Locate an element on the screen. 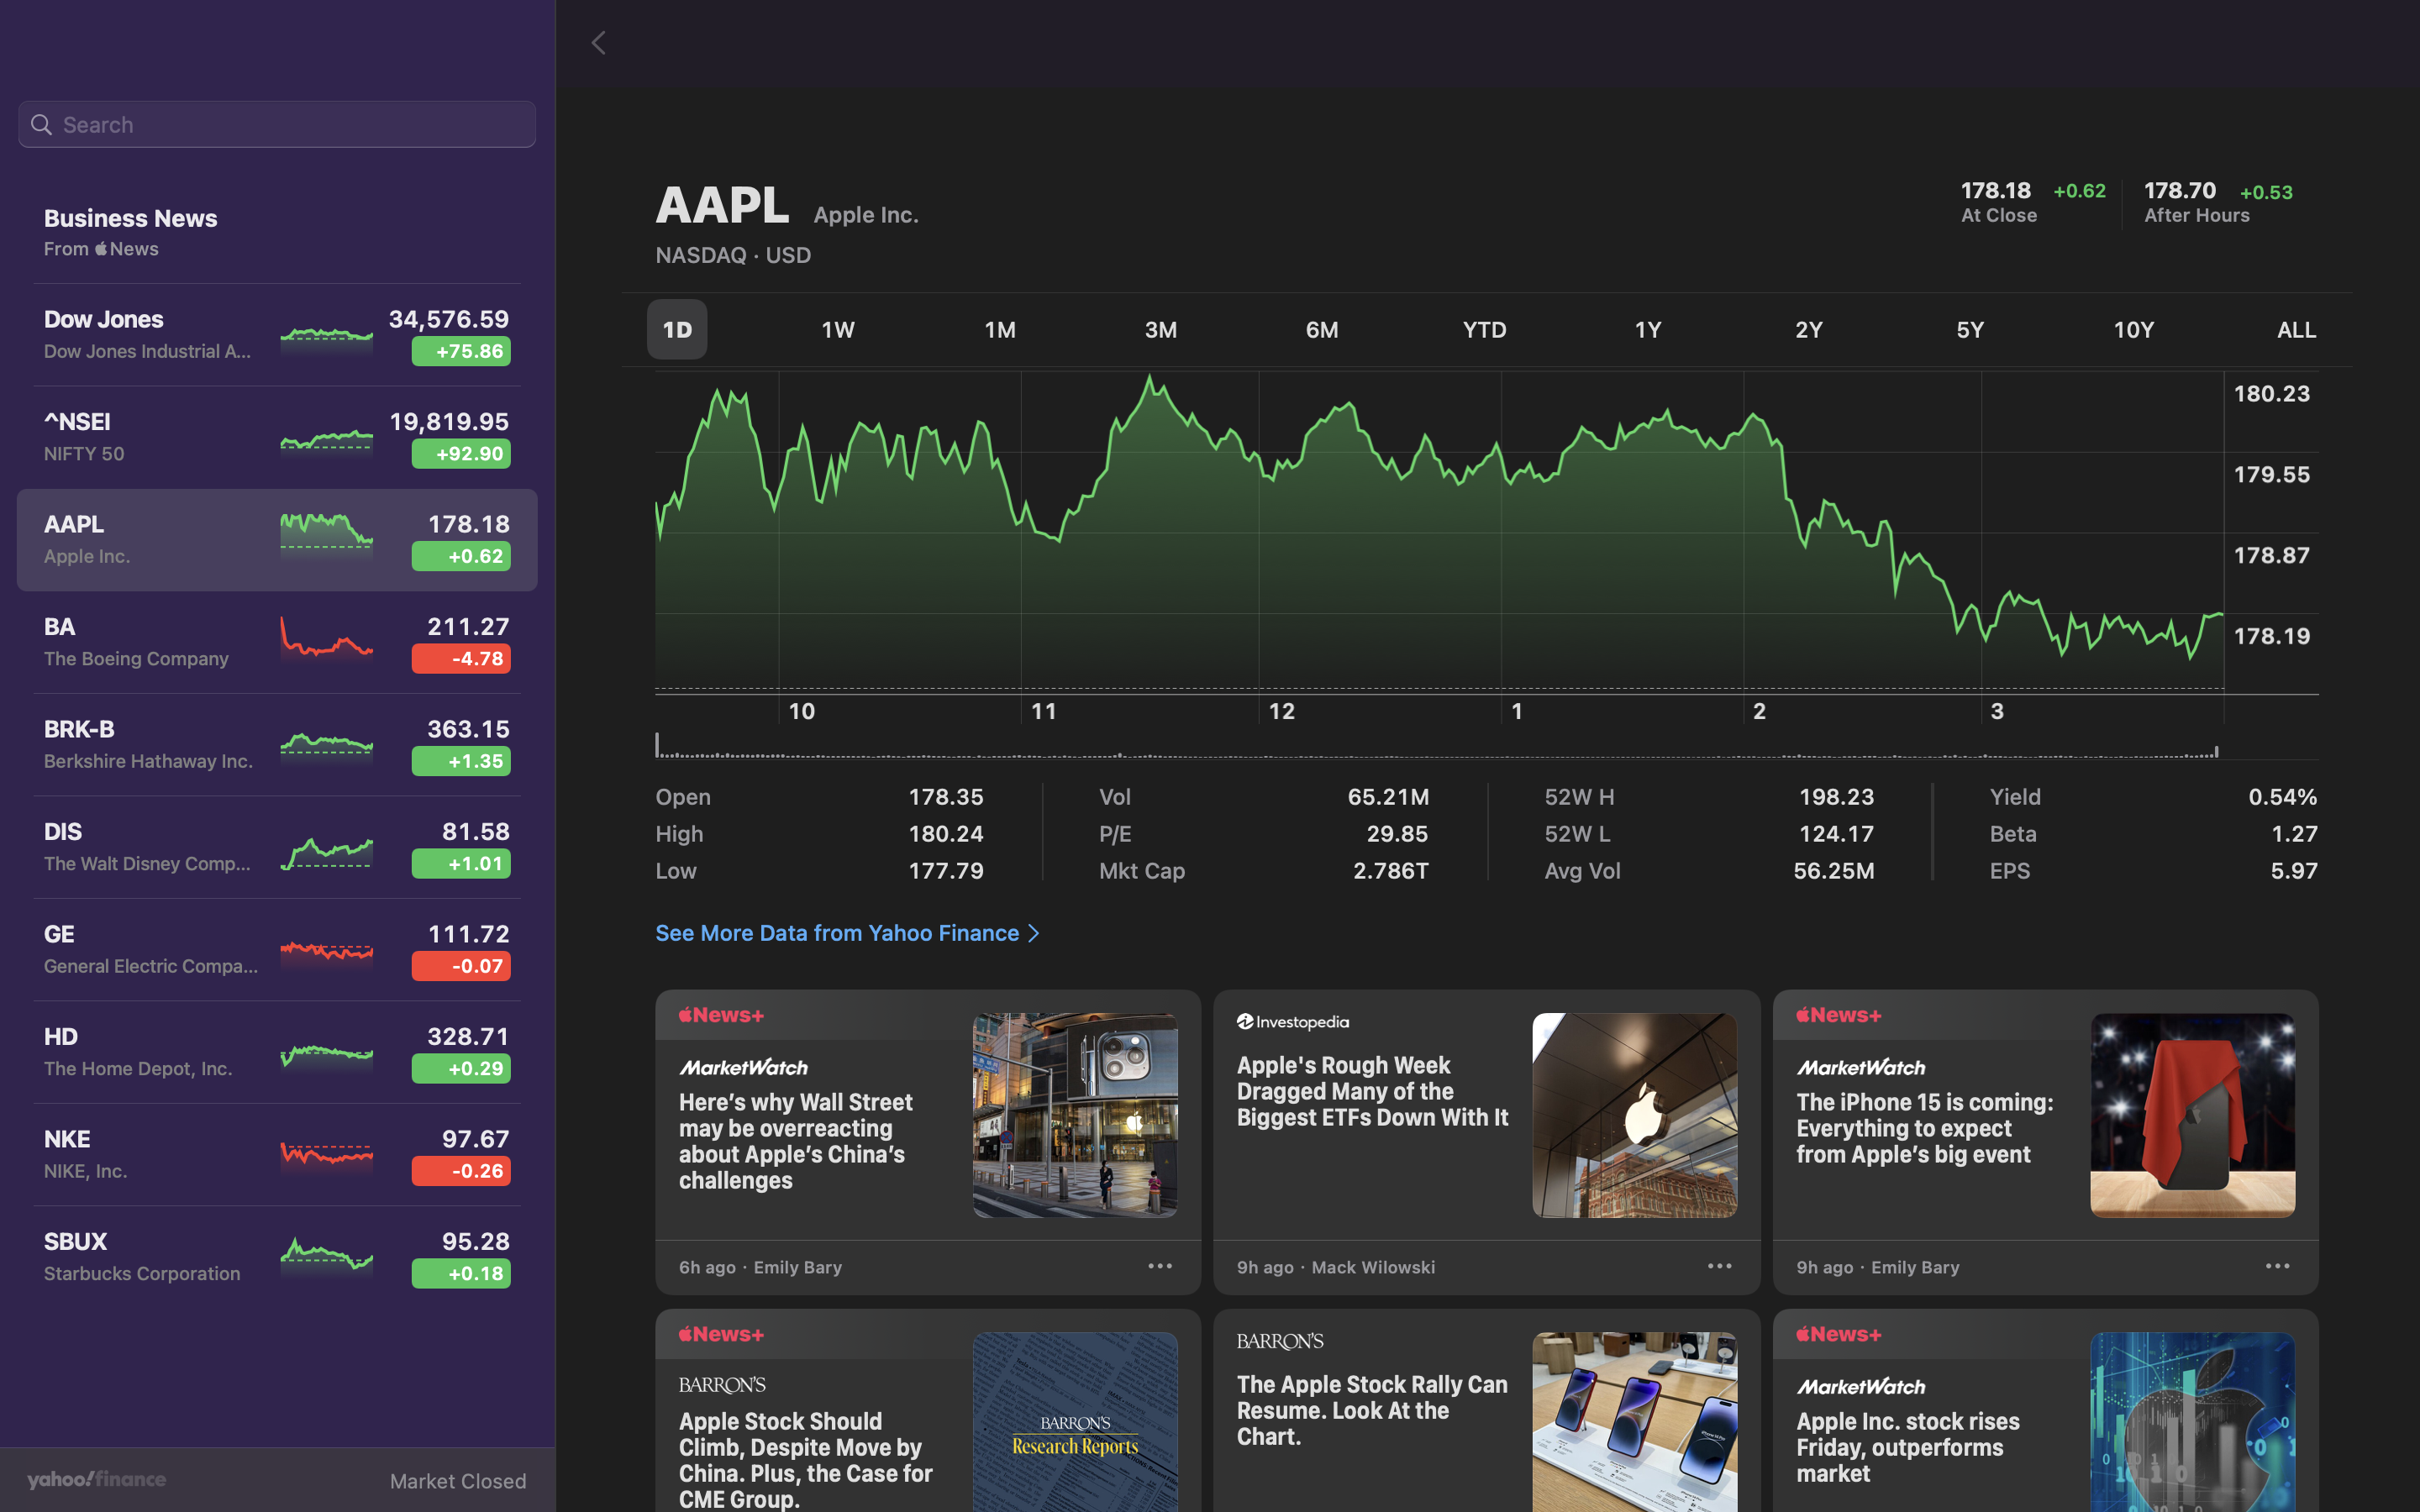  Check the change in stock from 12 noon to 2 by dragging over the graph is located at coordinates (3709860, 1041012).